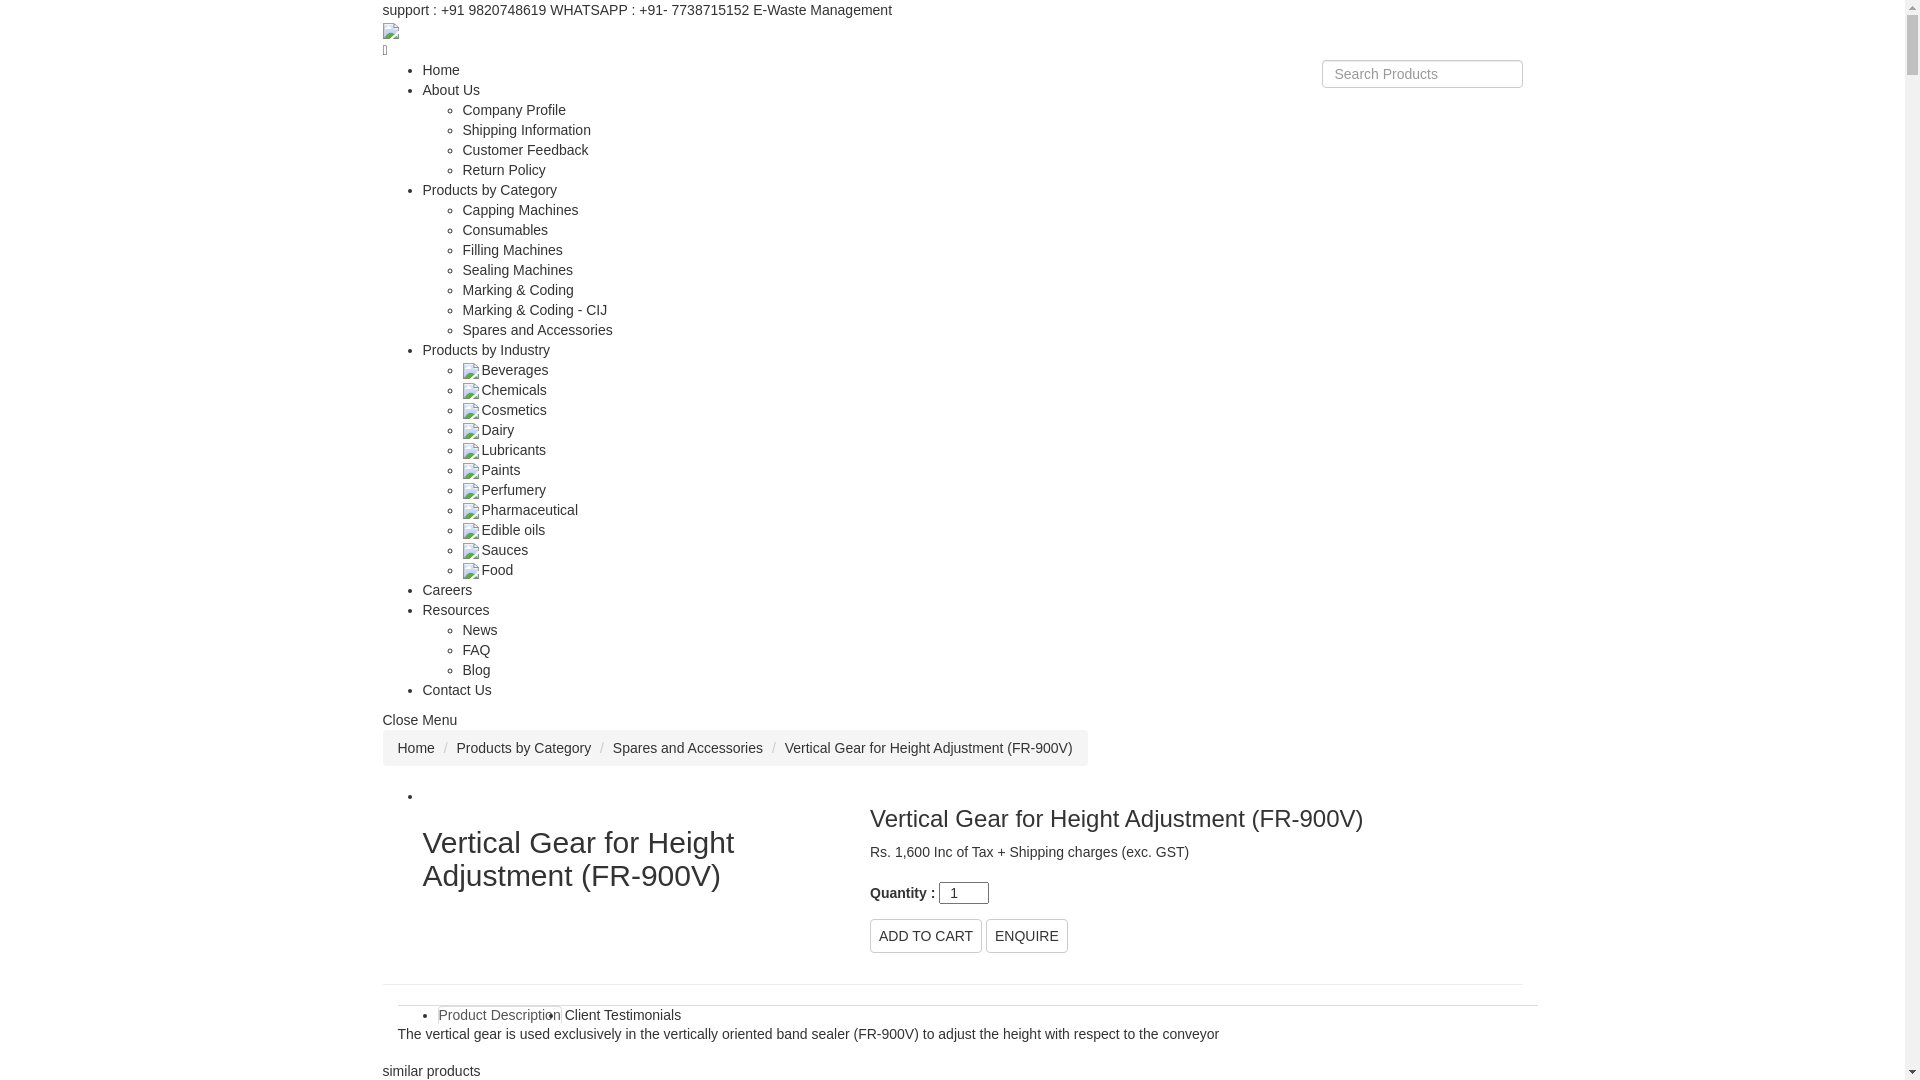  I want to click on 'News', so click(478, 628).